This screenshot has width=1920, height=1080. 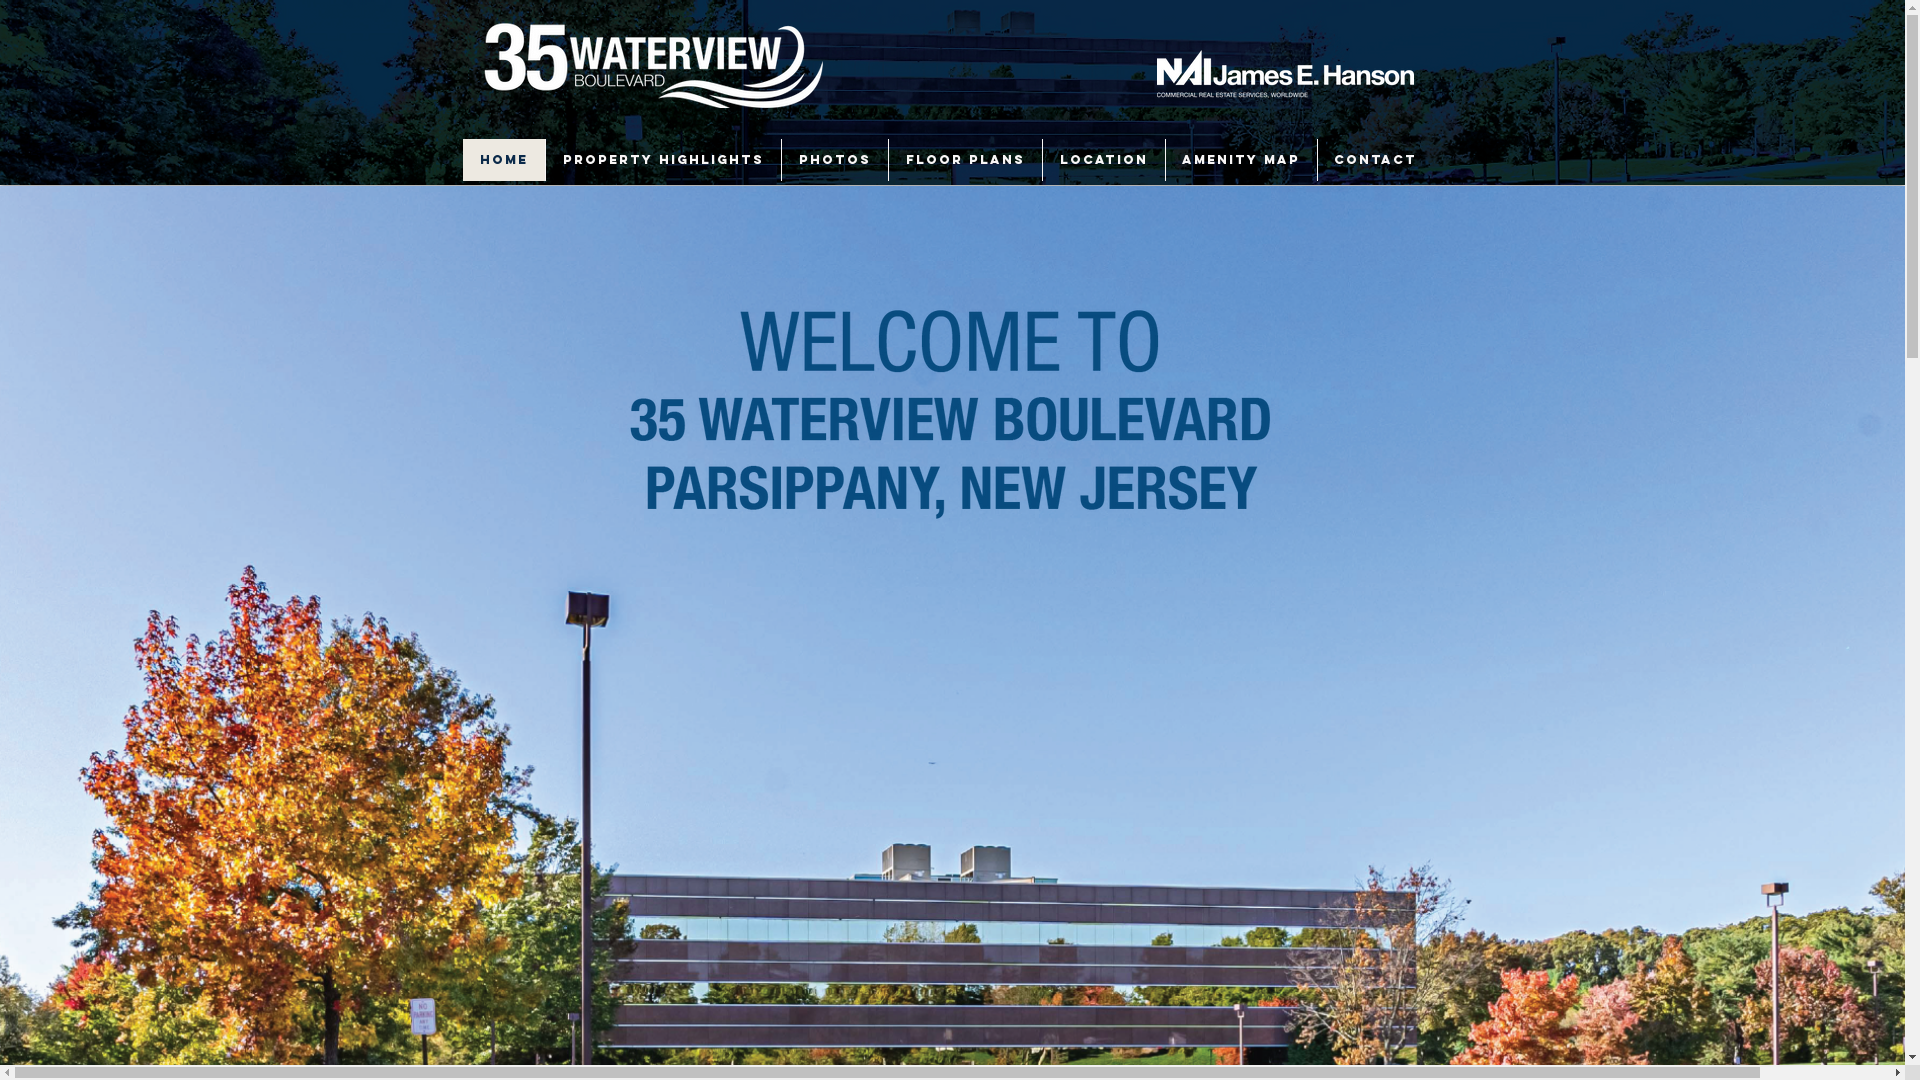 What do you see at coordinates (662, 158) in the screenshot?
I see `'PROPERTY HIGHLIGHTS'` at bounding box center [662, 158].